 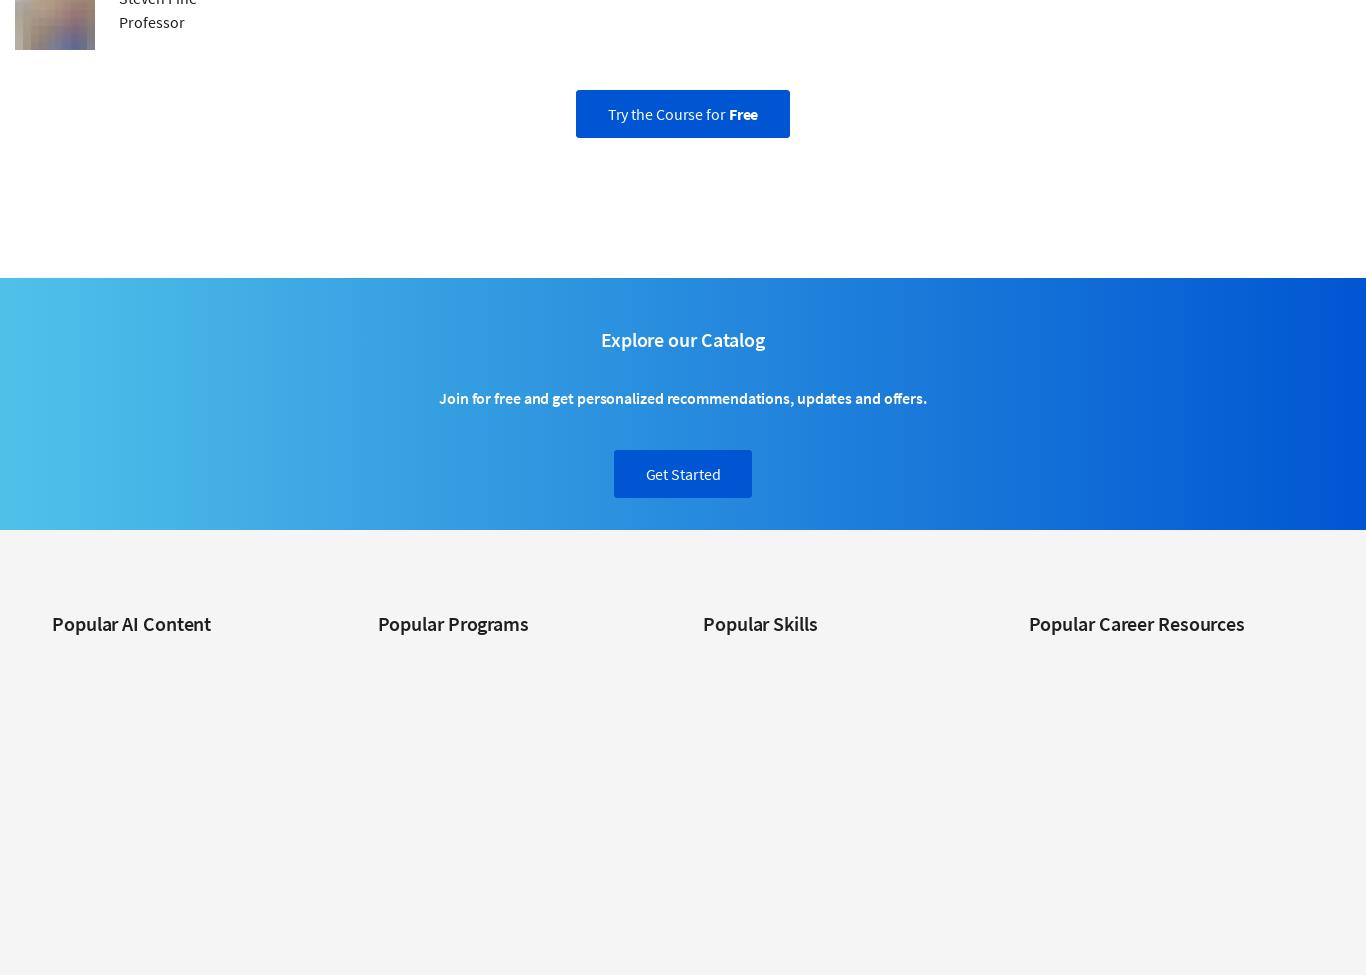 What do you see at coordinates (750, 927) in the screenshot?
I see `'Python Courses'` at bounding box center [750, 927].